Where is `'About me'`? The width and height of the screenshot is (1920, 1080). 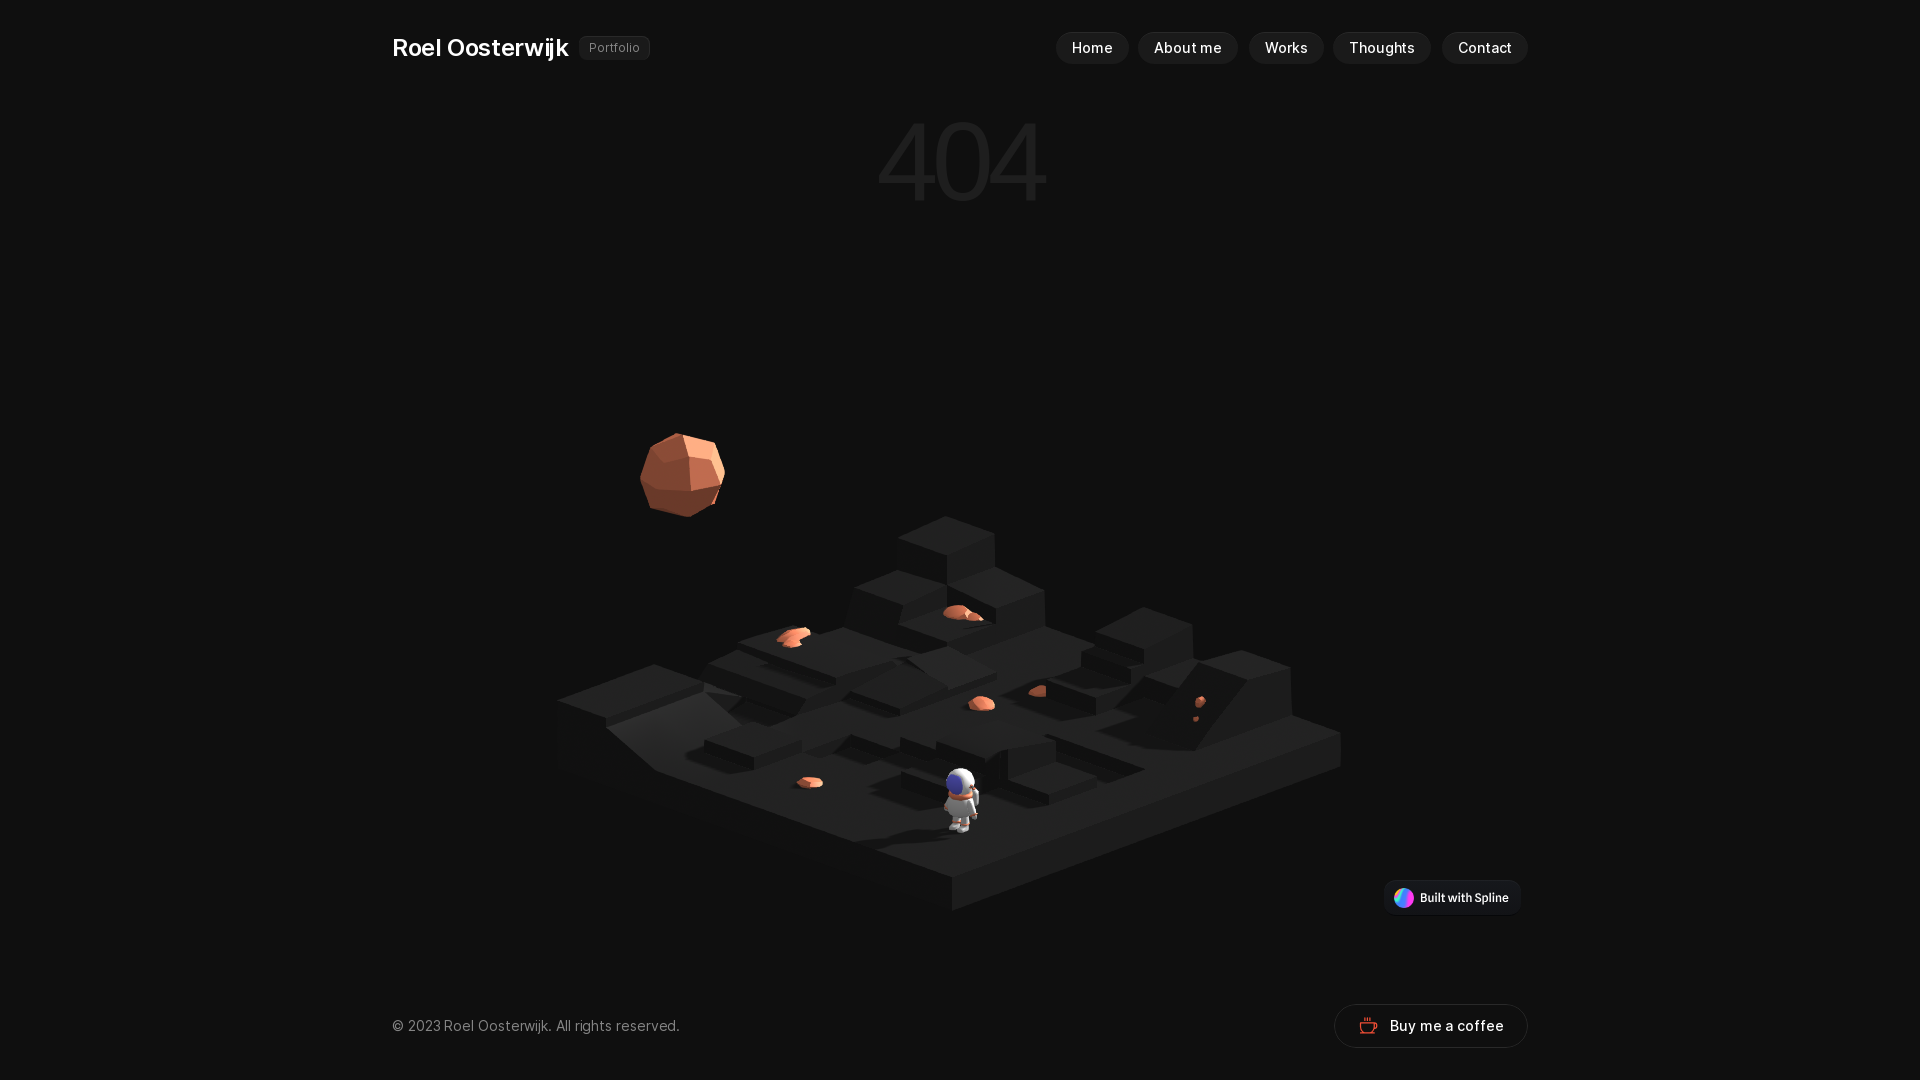
'About me' is located at coordinates (1187, 46).